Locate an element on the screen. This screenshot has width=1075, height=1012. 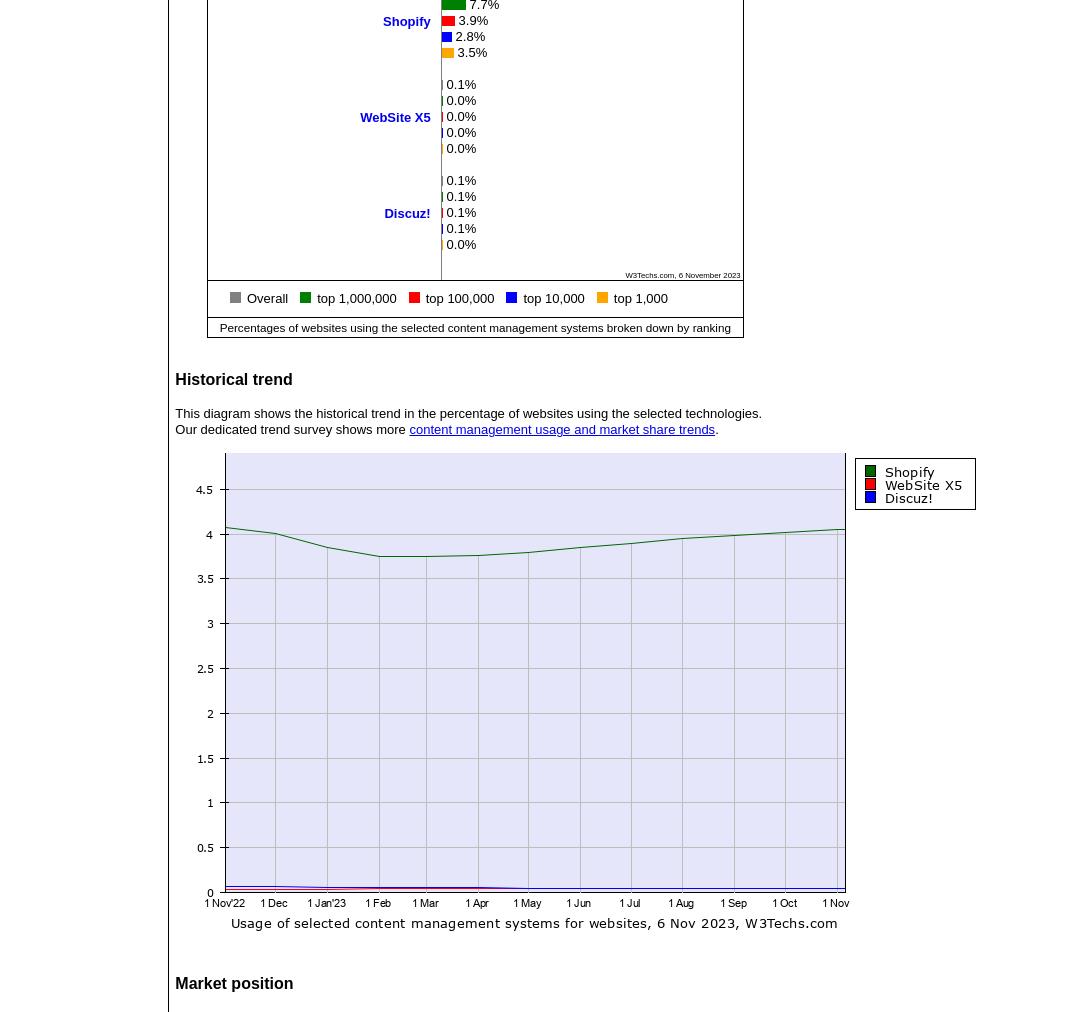
'2.8%' is located at coordinates (469, 34).